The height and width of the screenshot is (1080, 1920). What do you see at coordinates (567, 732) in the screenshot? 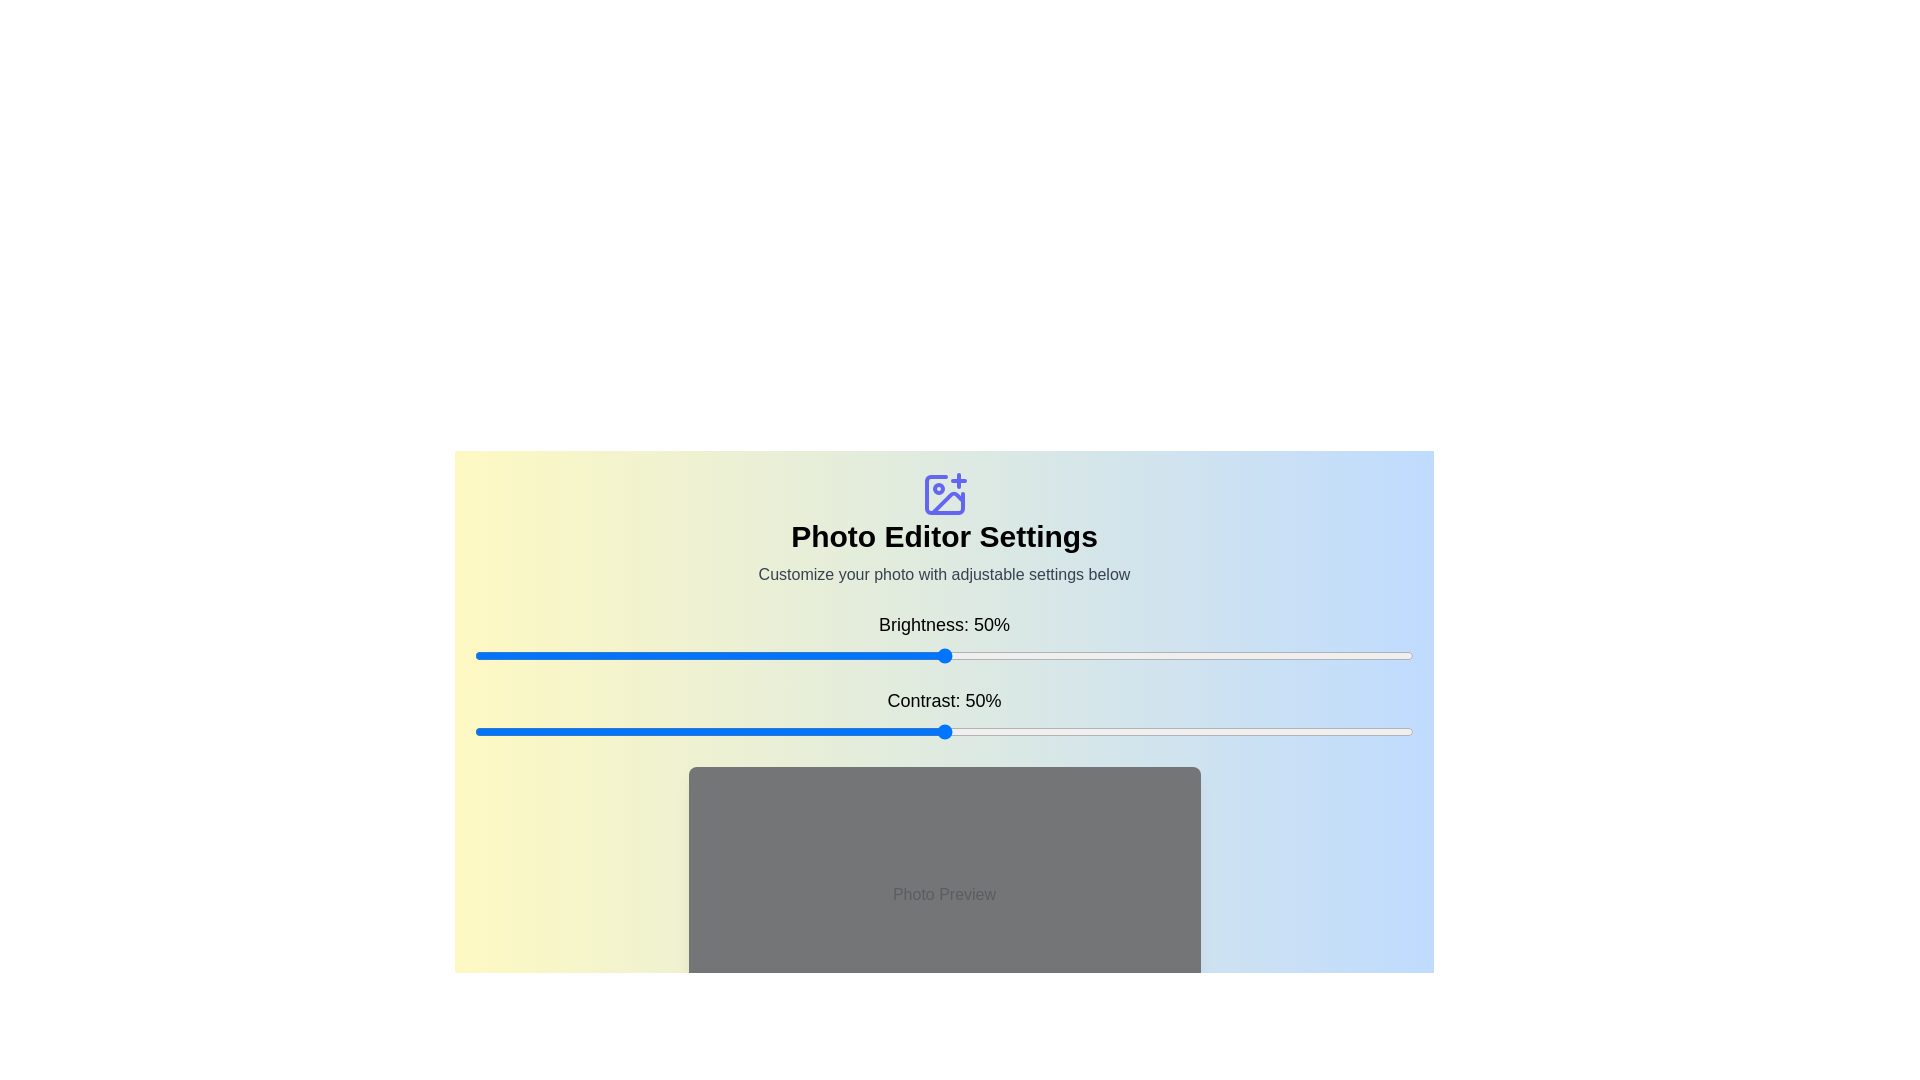
I see `the contrast slider to 10%` at bounding box center [567, 732].